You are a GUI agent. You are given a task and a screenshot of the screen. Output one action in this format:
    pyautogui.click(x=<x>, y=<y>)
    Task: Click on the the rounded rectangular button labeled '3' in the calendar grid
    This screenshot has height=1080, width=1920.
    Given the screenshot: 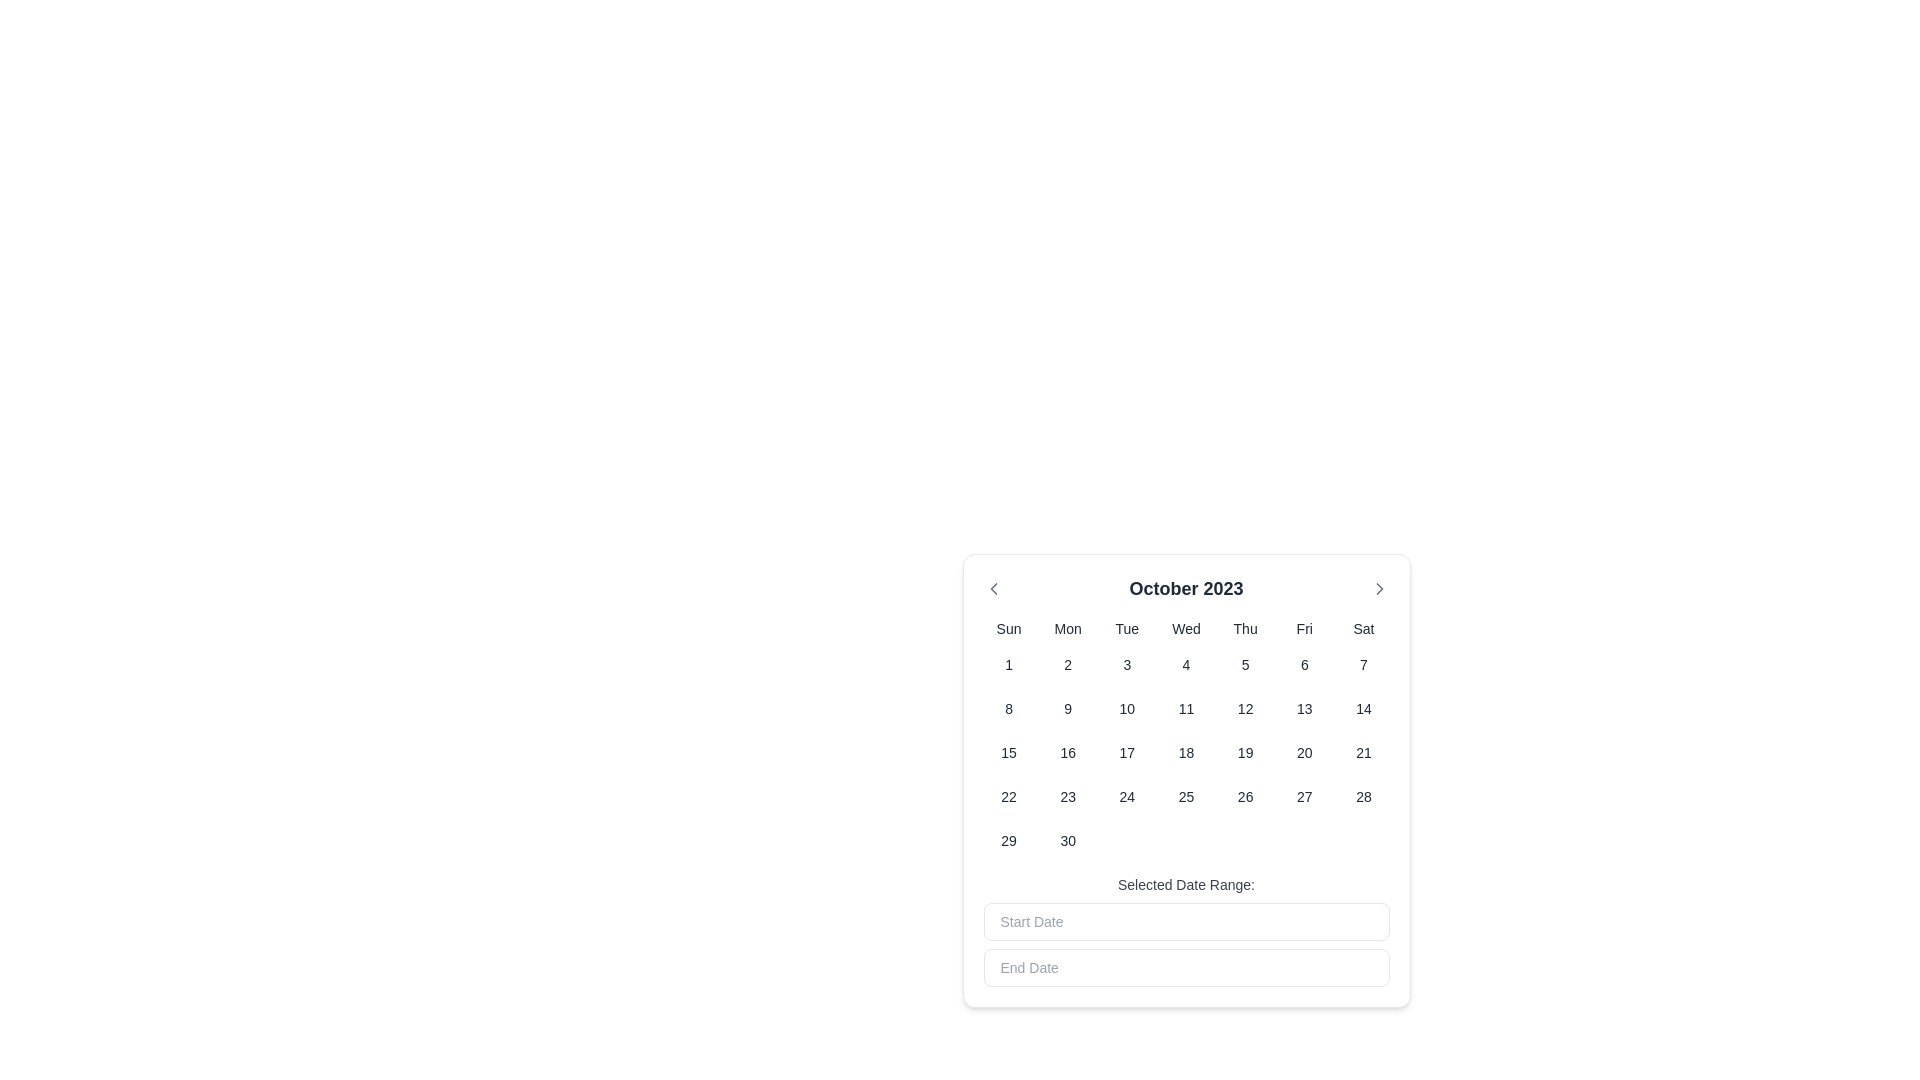 What is the action you would take?
    pyautogui.click(x=1127, y=664)
    